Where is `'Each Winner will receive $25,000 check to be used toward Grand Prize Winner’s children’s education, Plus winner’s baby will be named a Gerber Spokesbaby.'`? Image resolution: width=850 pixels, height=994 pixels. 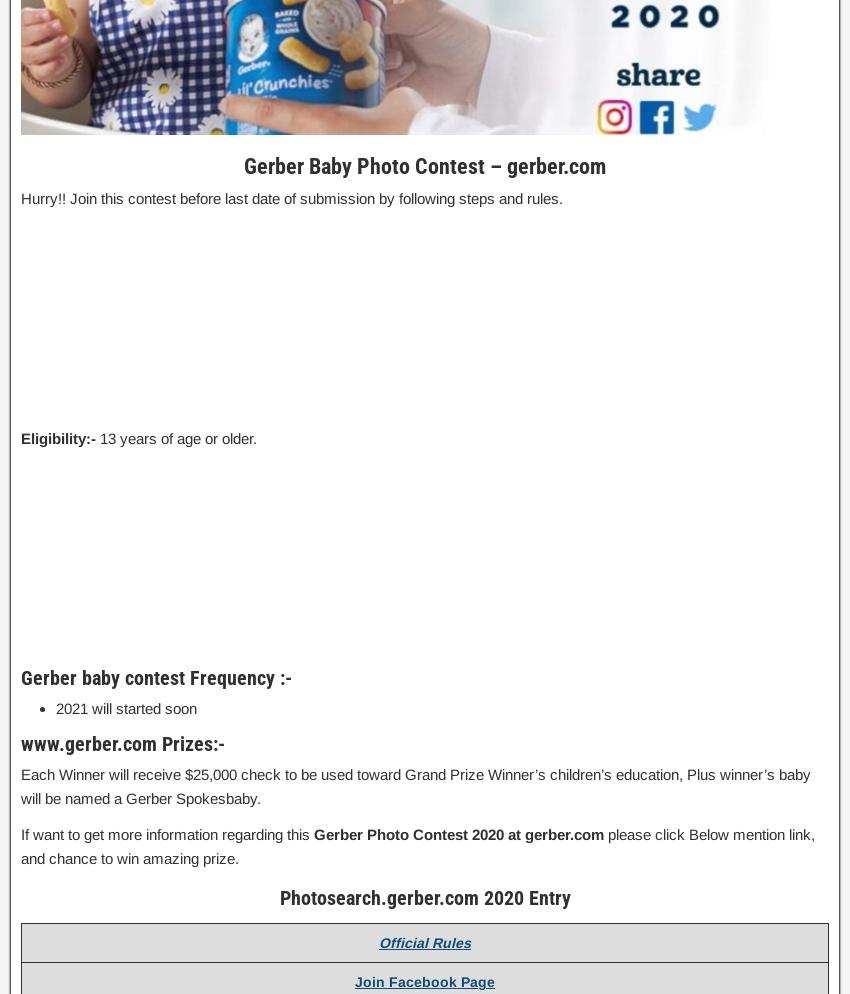 'Each Winner will receive $25,000 check to be used toward Grand Prize Winner’s children’s education, Plus winner’s baby will be named a Gerber Spokesbaby.' is located at coordinates (19, 785).